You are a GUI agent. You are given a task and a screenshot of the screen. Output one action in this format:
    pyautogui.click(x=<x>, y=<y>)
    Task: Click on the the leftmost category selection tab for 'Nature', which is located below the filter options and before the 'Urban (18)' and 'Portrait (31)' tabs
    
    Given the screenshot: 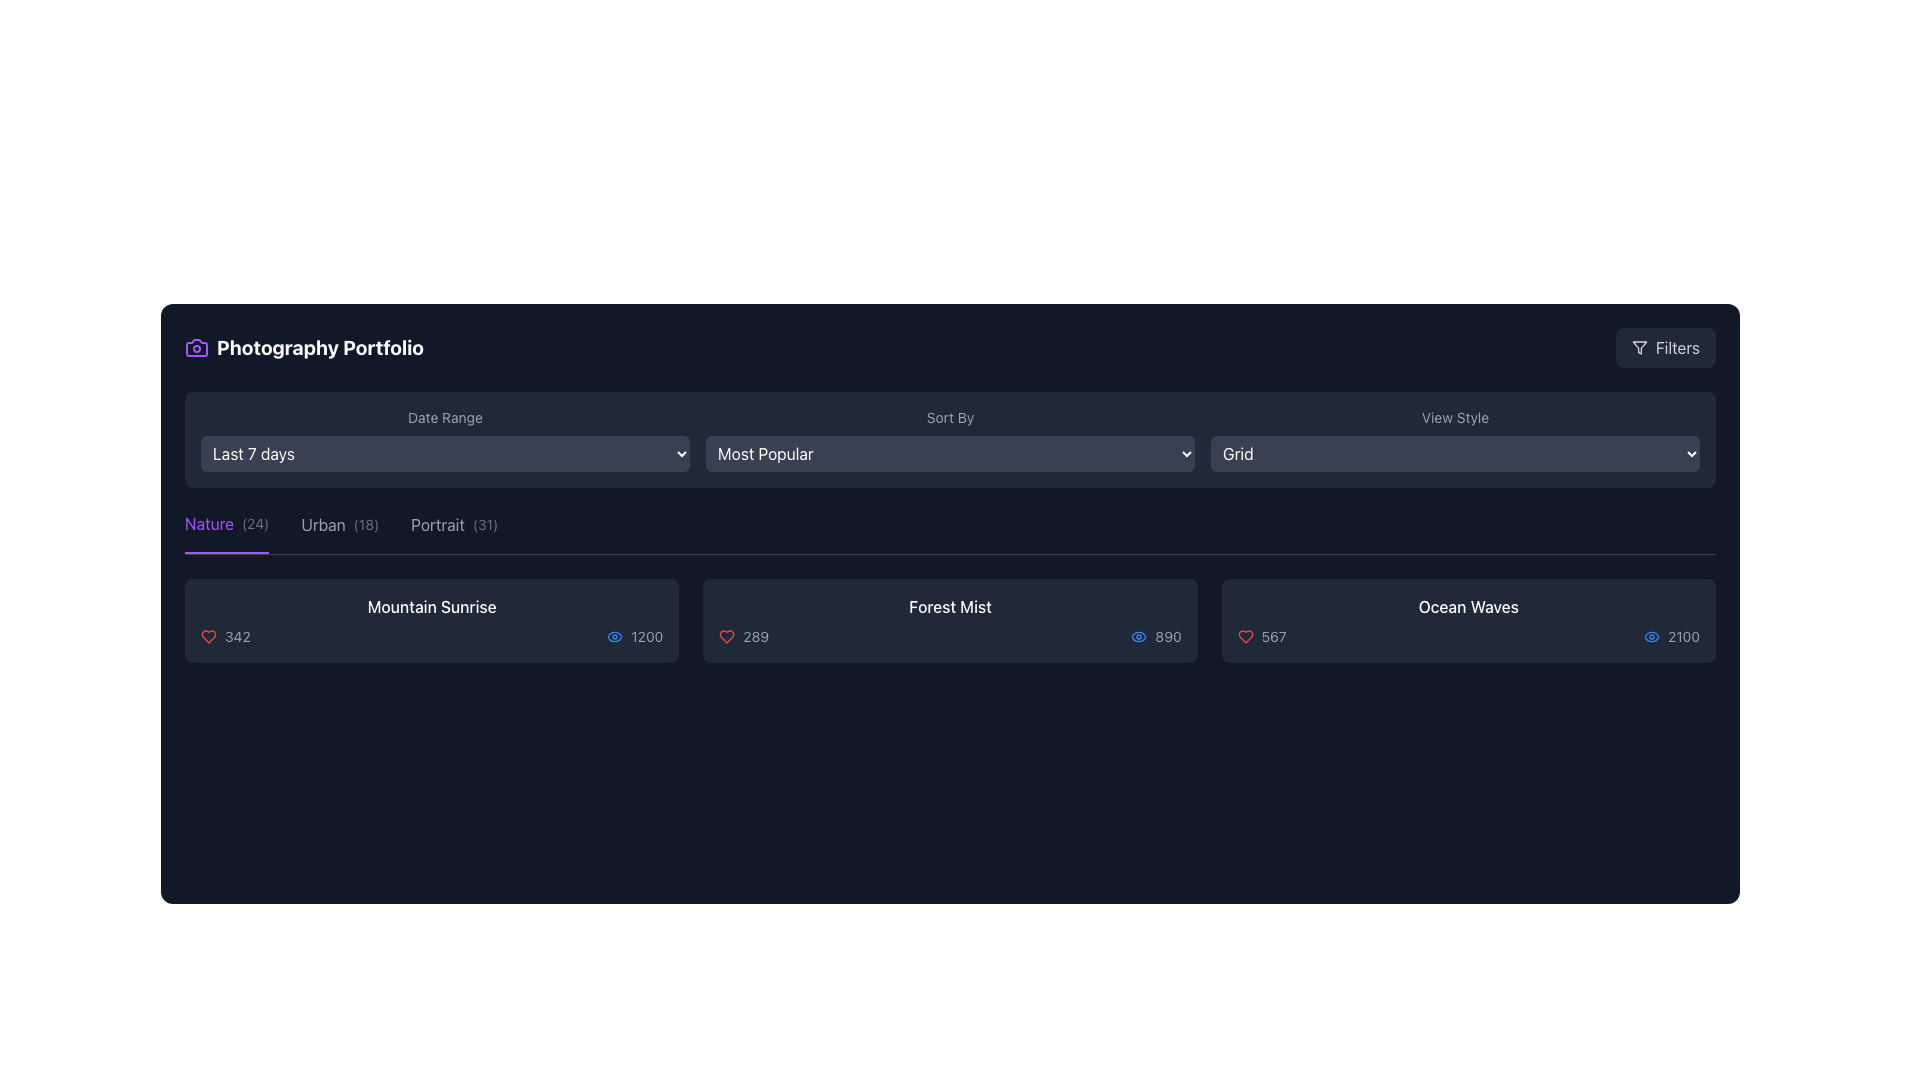 What is the action you would take?
    pyautogui.click(x=227, y=531)
    